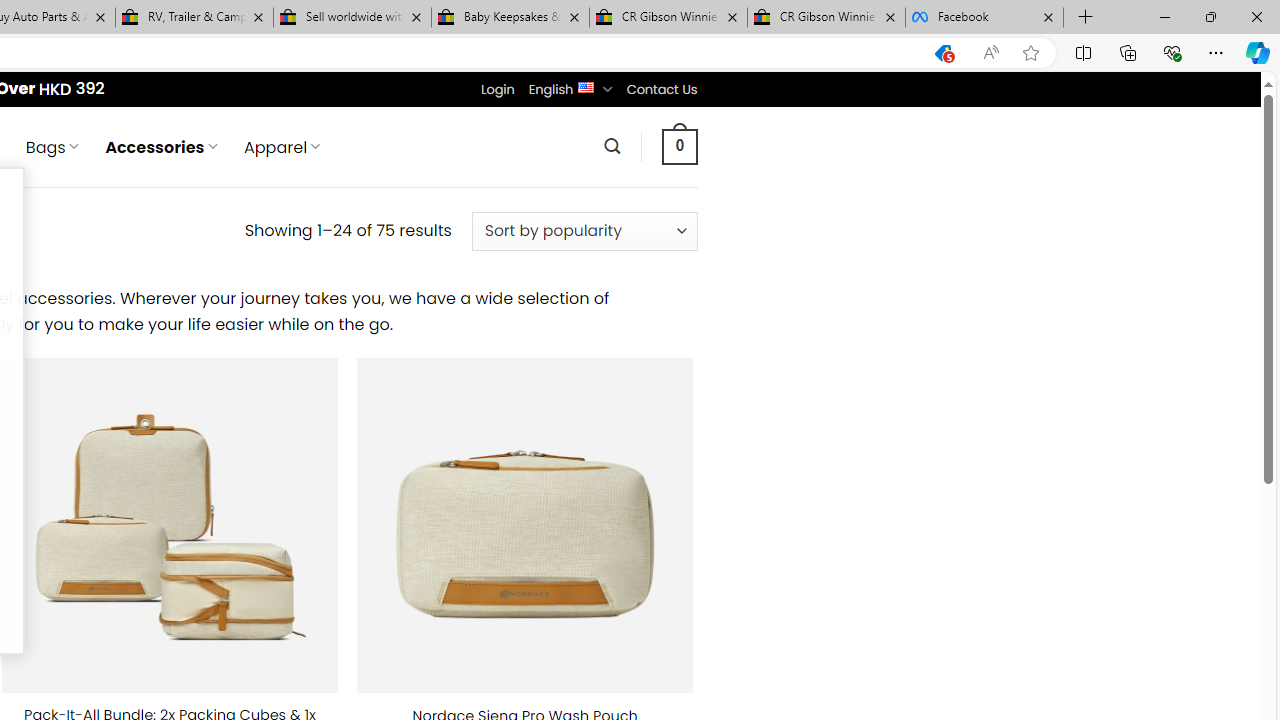 The height and width of the screenshot is (720, 1280). I want to click on 'Shop order', so click(583, 230).